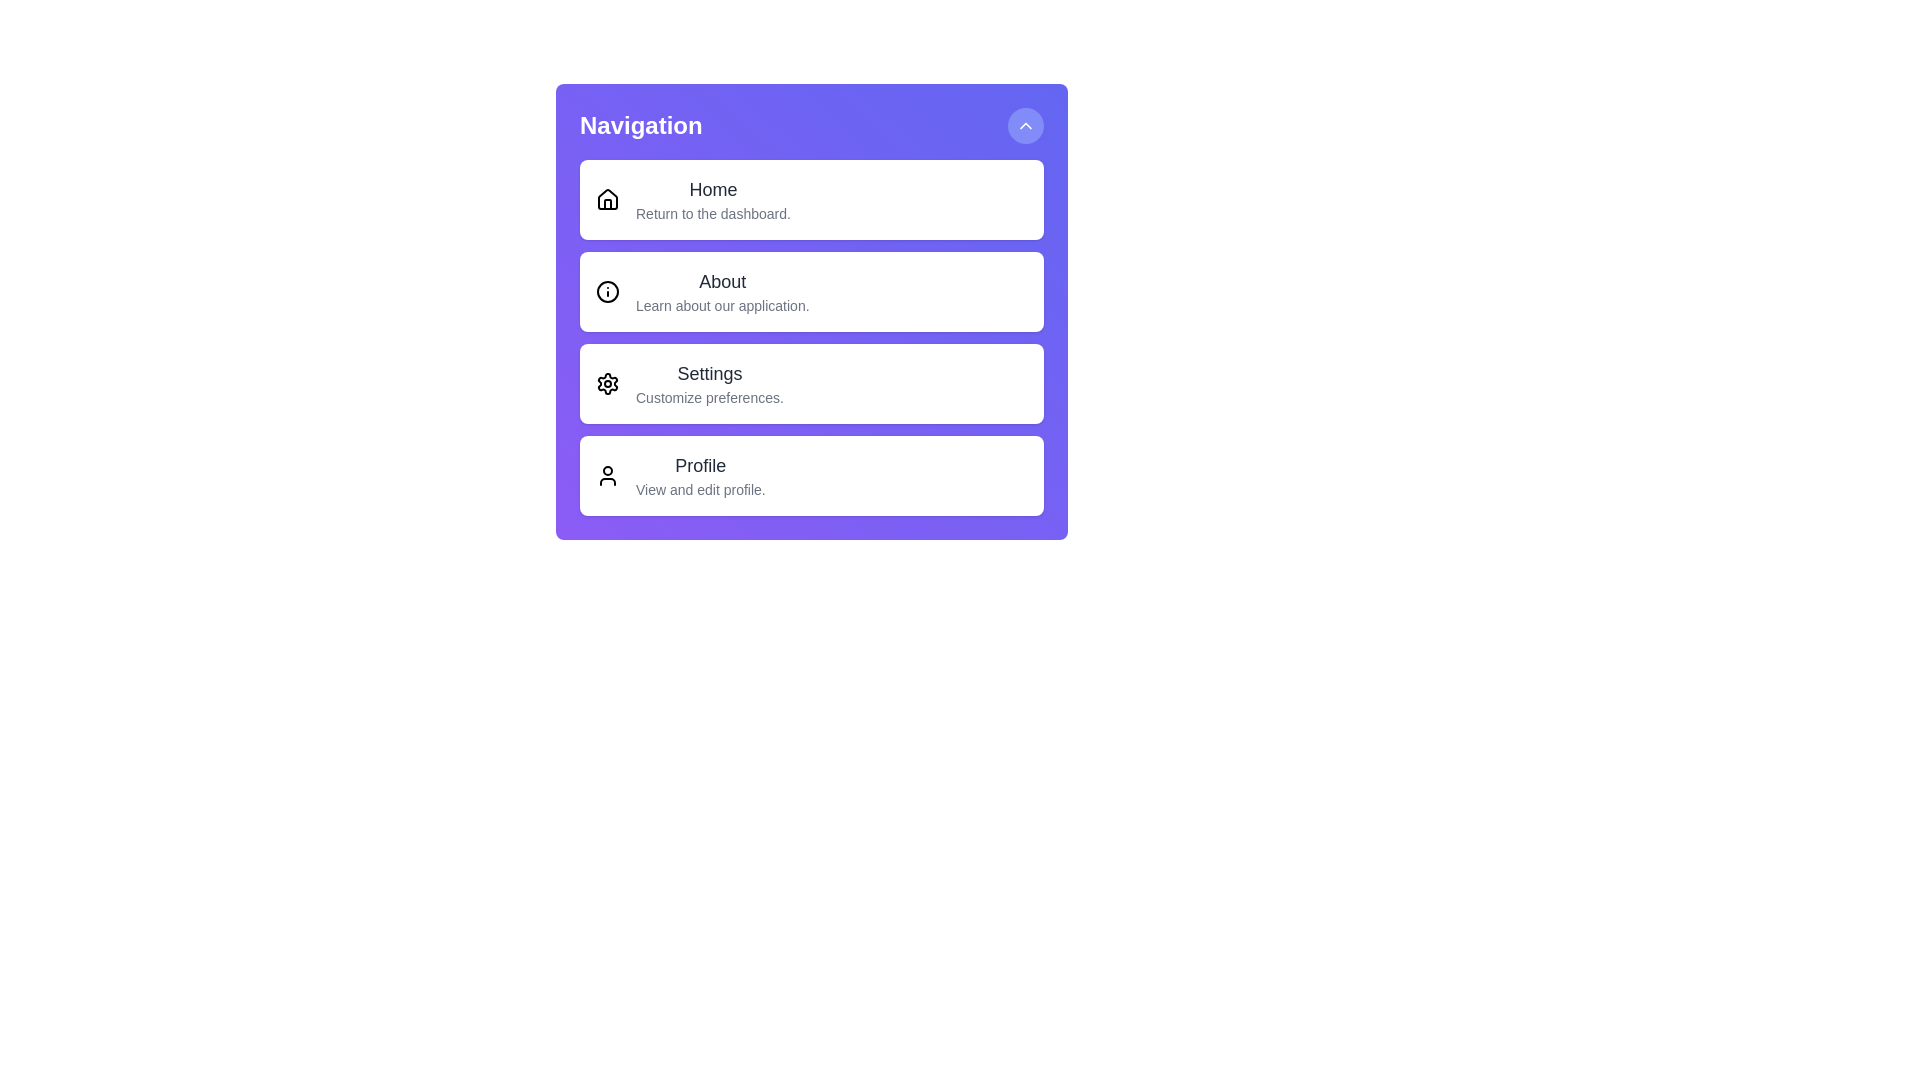 Image resolution: width=1920 pixels, height=1080 pixels. What do you see at coordinates (1026, 126) in the screenshot?
I see `toggle button to change the menu visibility` at bounding box center [1026, 126].